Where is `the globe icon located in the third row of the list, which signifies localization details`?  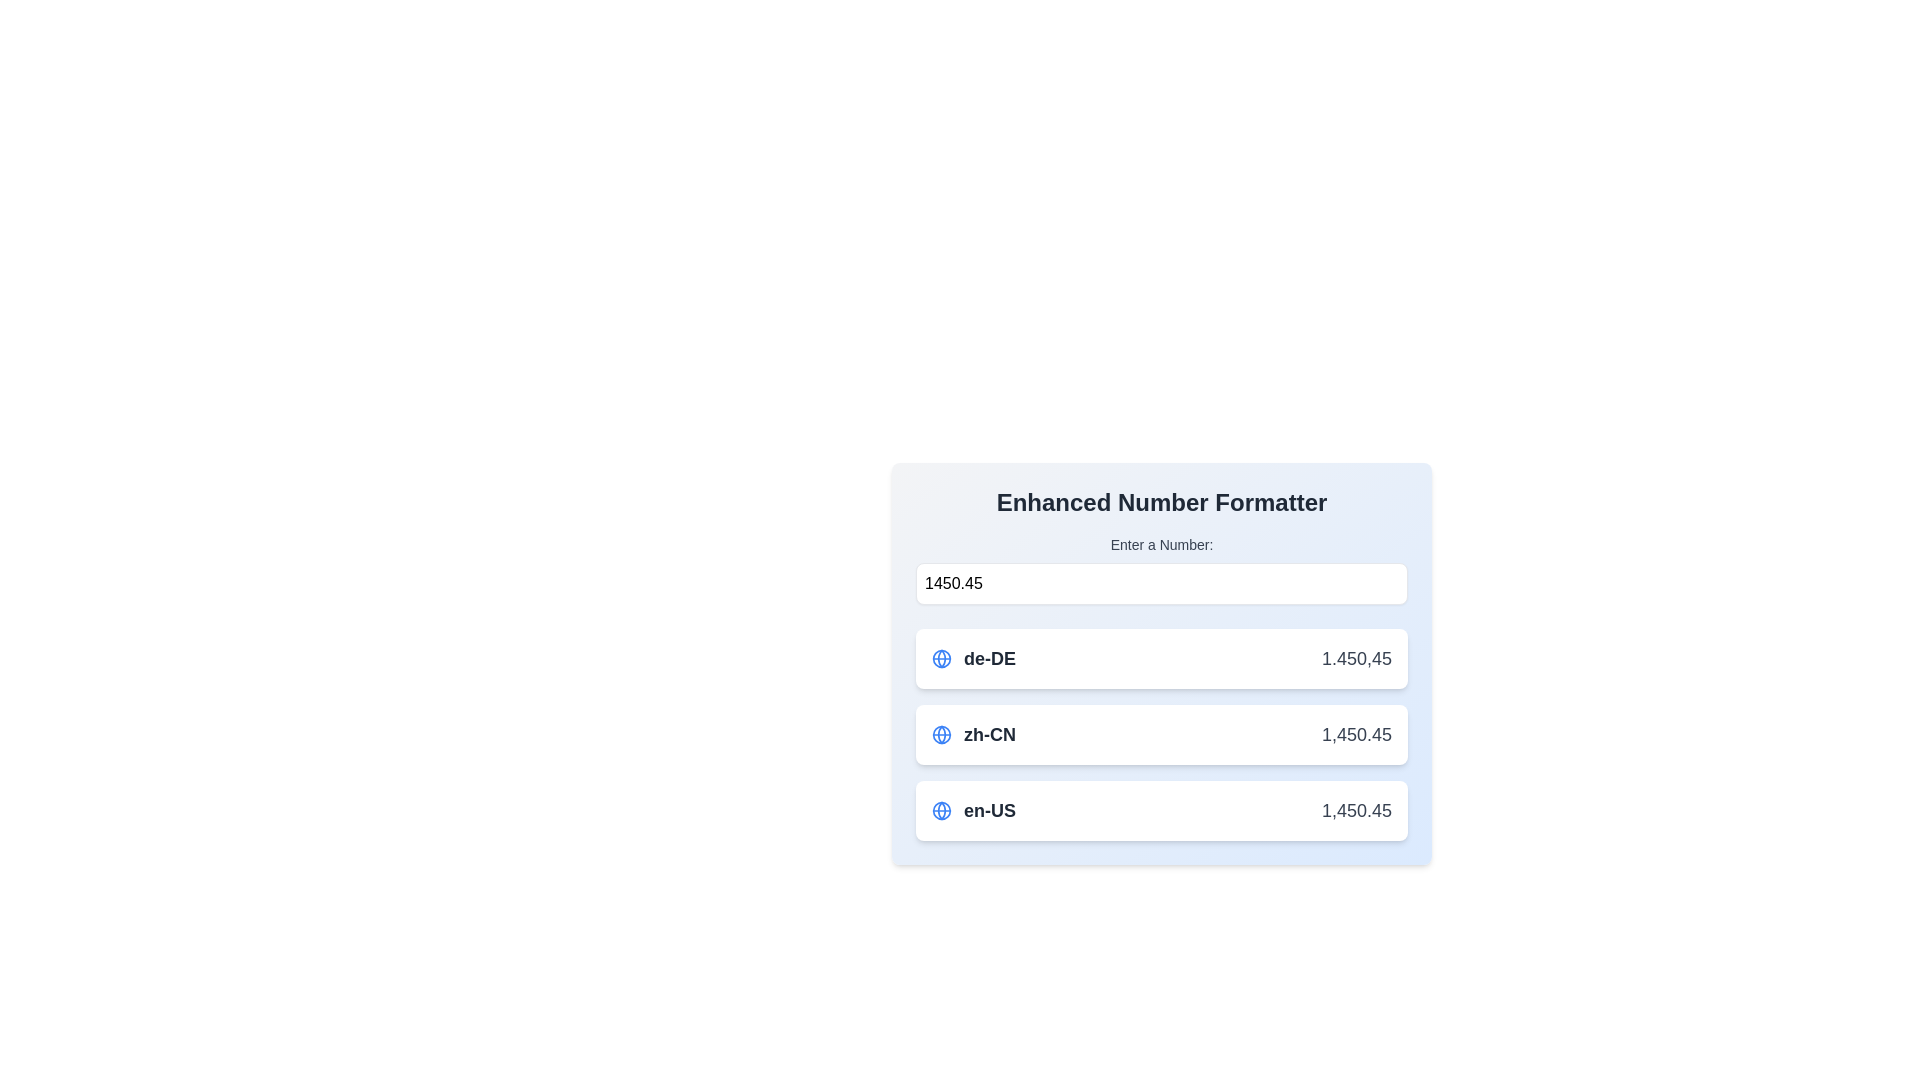
the globe icon located in the third row of the list, which signifies localization details is located at coordinates (940, 810).